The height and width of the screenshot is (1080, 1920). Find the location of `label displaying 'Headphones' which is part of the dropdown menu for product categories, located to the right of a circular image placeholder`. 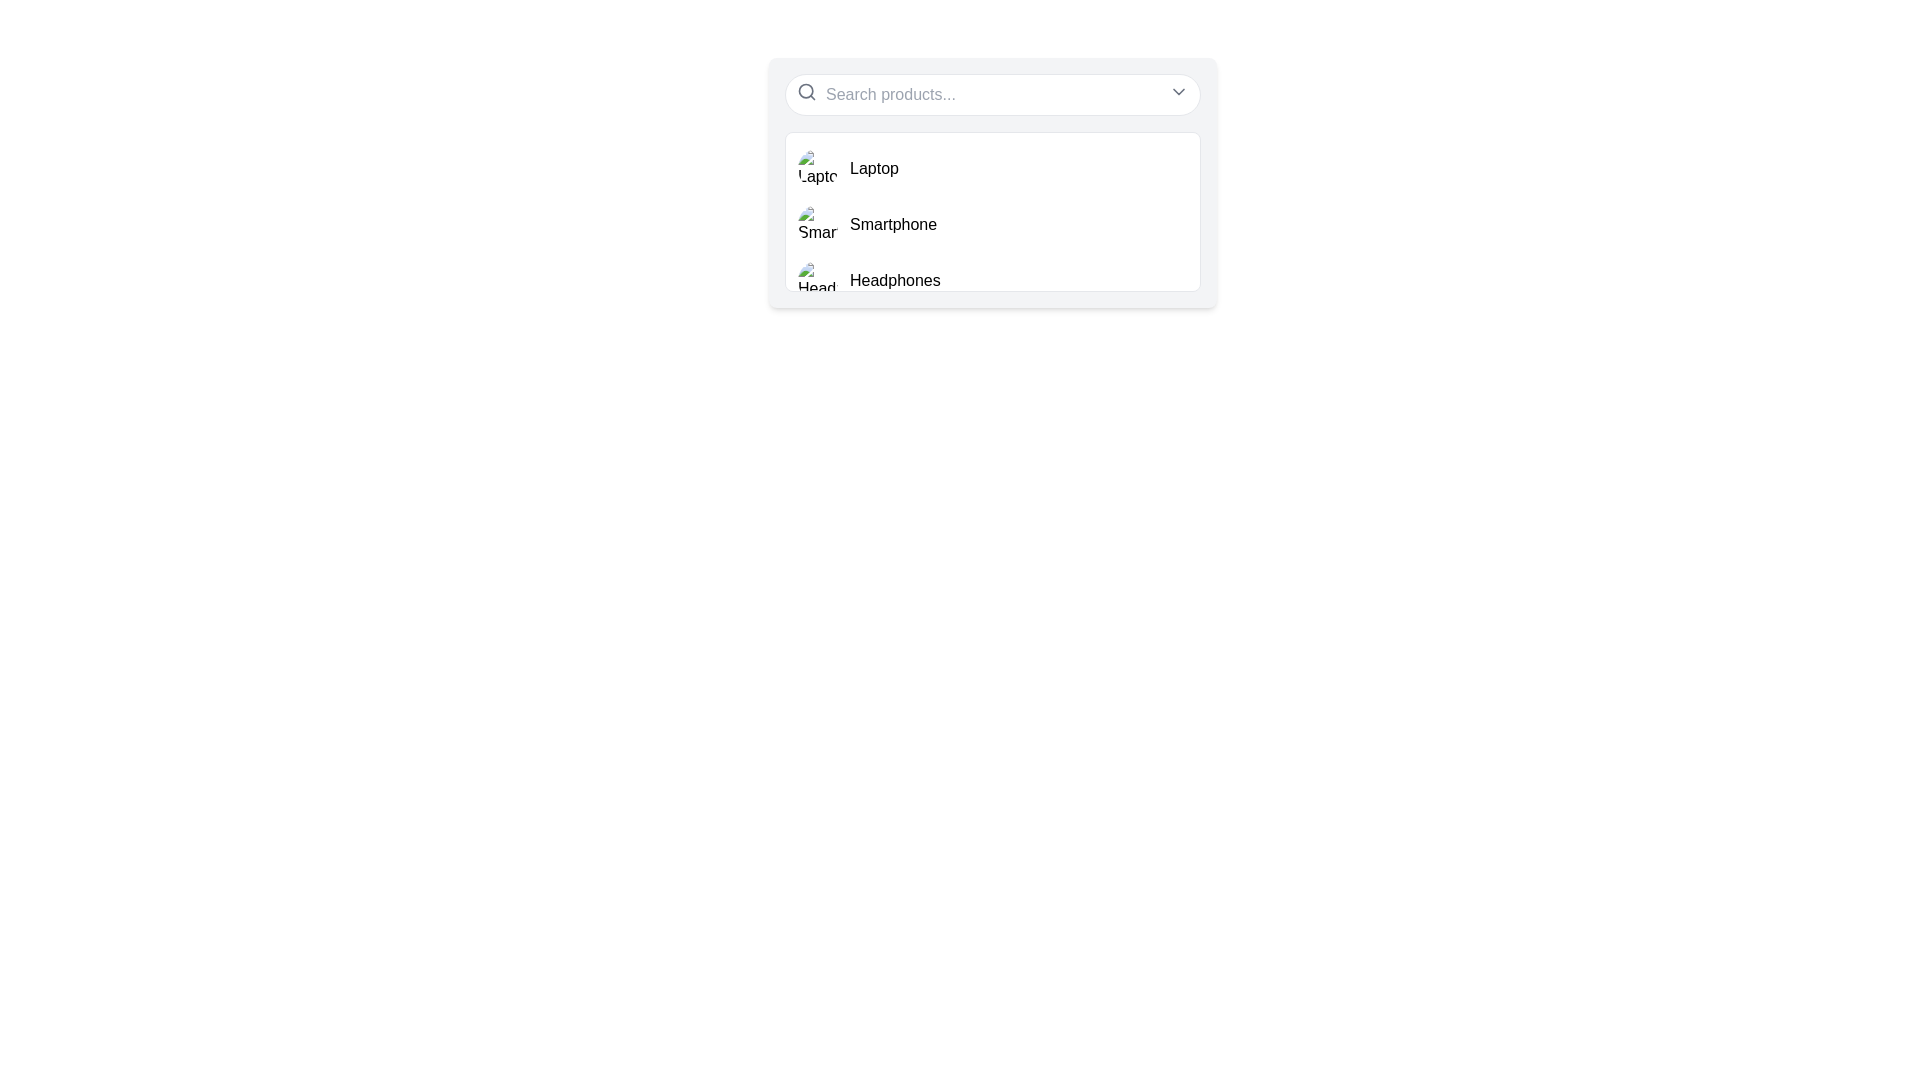

label displaying 'Headphones' which is part of the dropdown menu for product categories, located to the right of a circular image placeholder is located at coordinates (894, 281).